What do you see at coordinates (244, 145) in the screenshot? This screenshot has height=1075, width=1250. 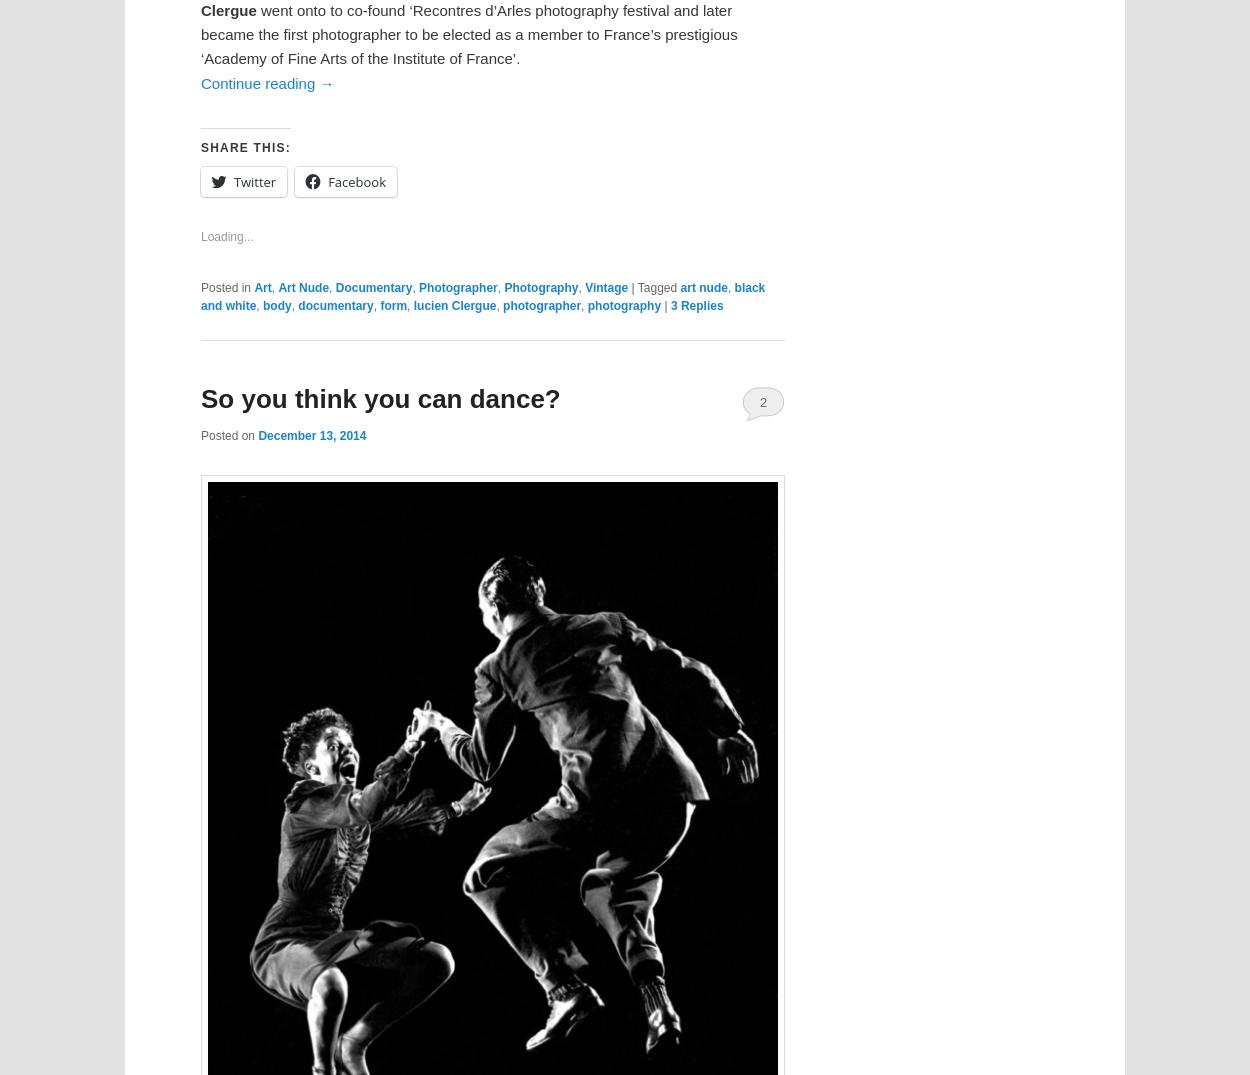 I see `'Share this:'` at bounding box center [244, 145].